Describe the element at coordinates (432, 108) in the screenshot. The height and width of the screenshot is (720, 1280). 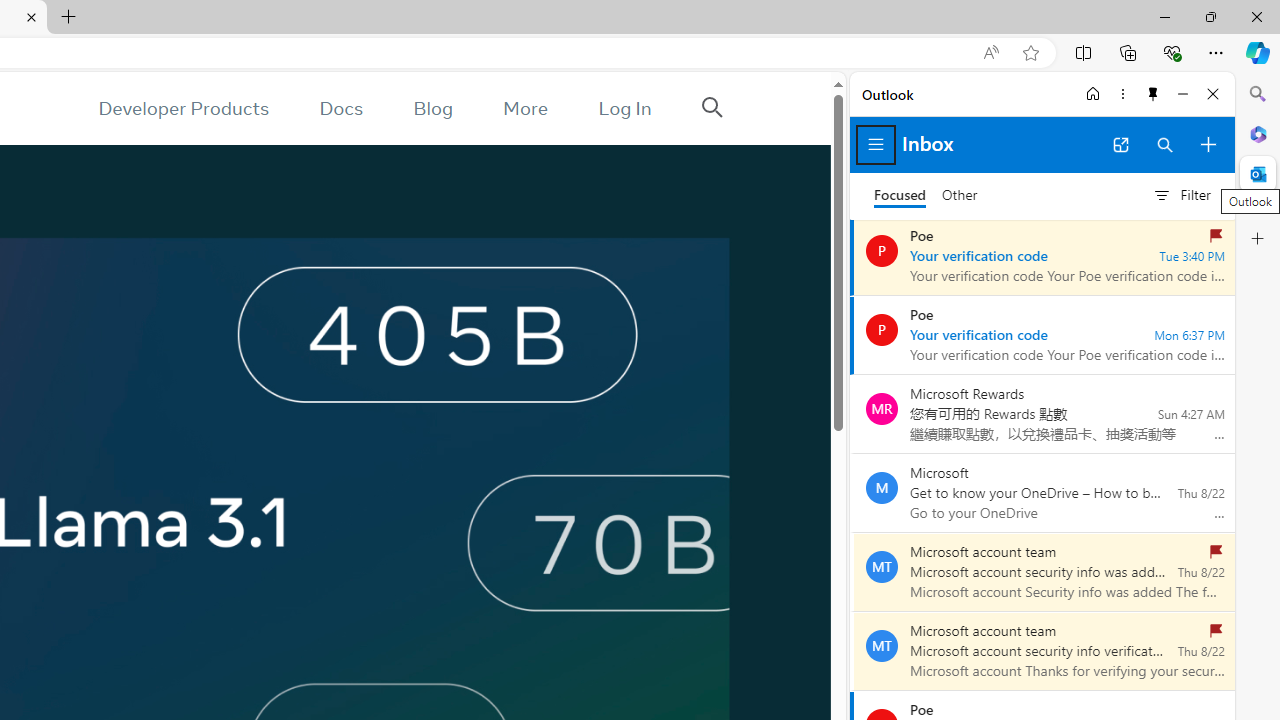
I see `'Blog'` at that location.